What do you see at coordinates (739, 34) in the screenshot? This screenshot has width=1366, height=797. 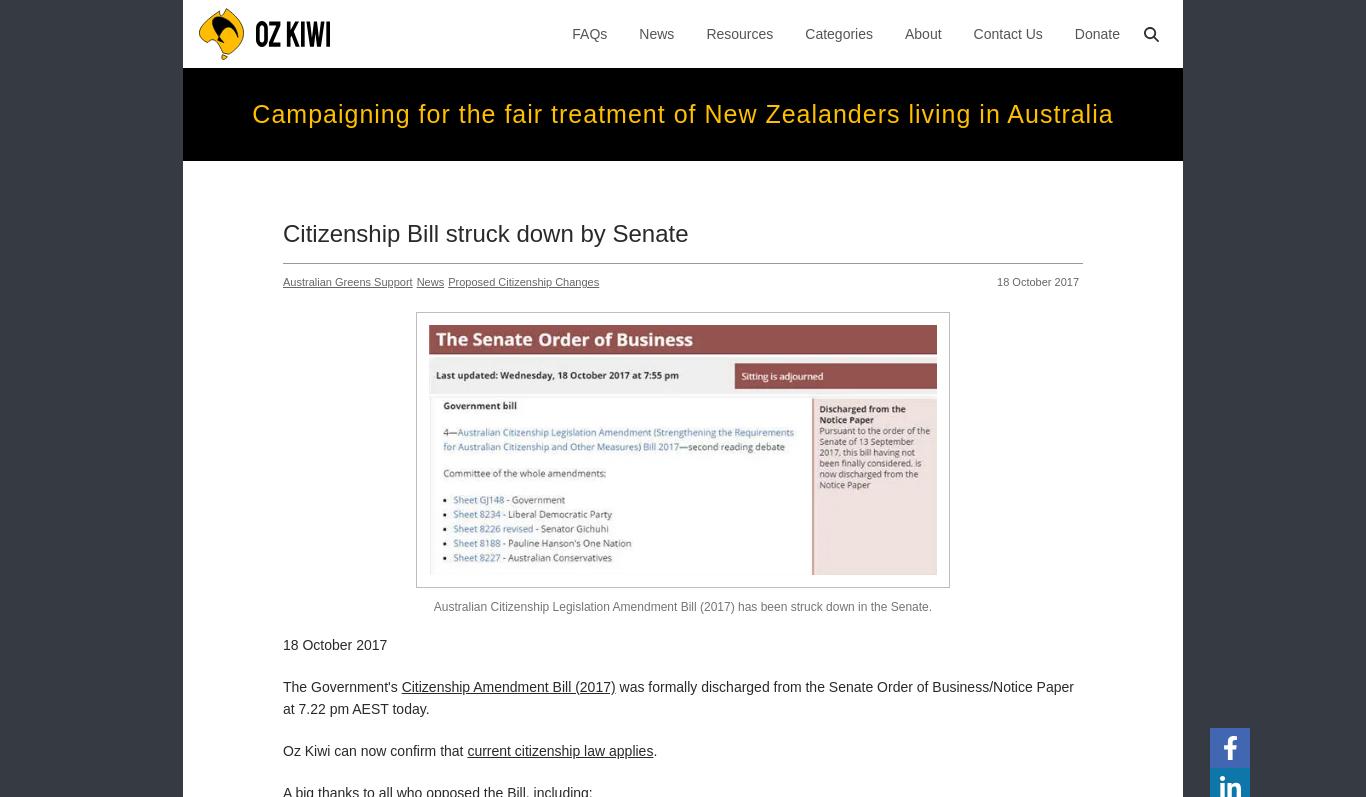 I see `'Resources'` at bounding box center [739, 34].